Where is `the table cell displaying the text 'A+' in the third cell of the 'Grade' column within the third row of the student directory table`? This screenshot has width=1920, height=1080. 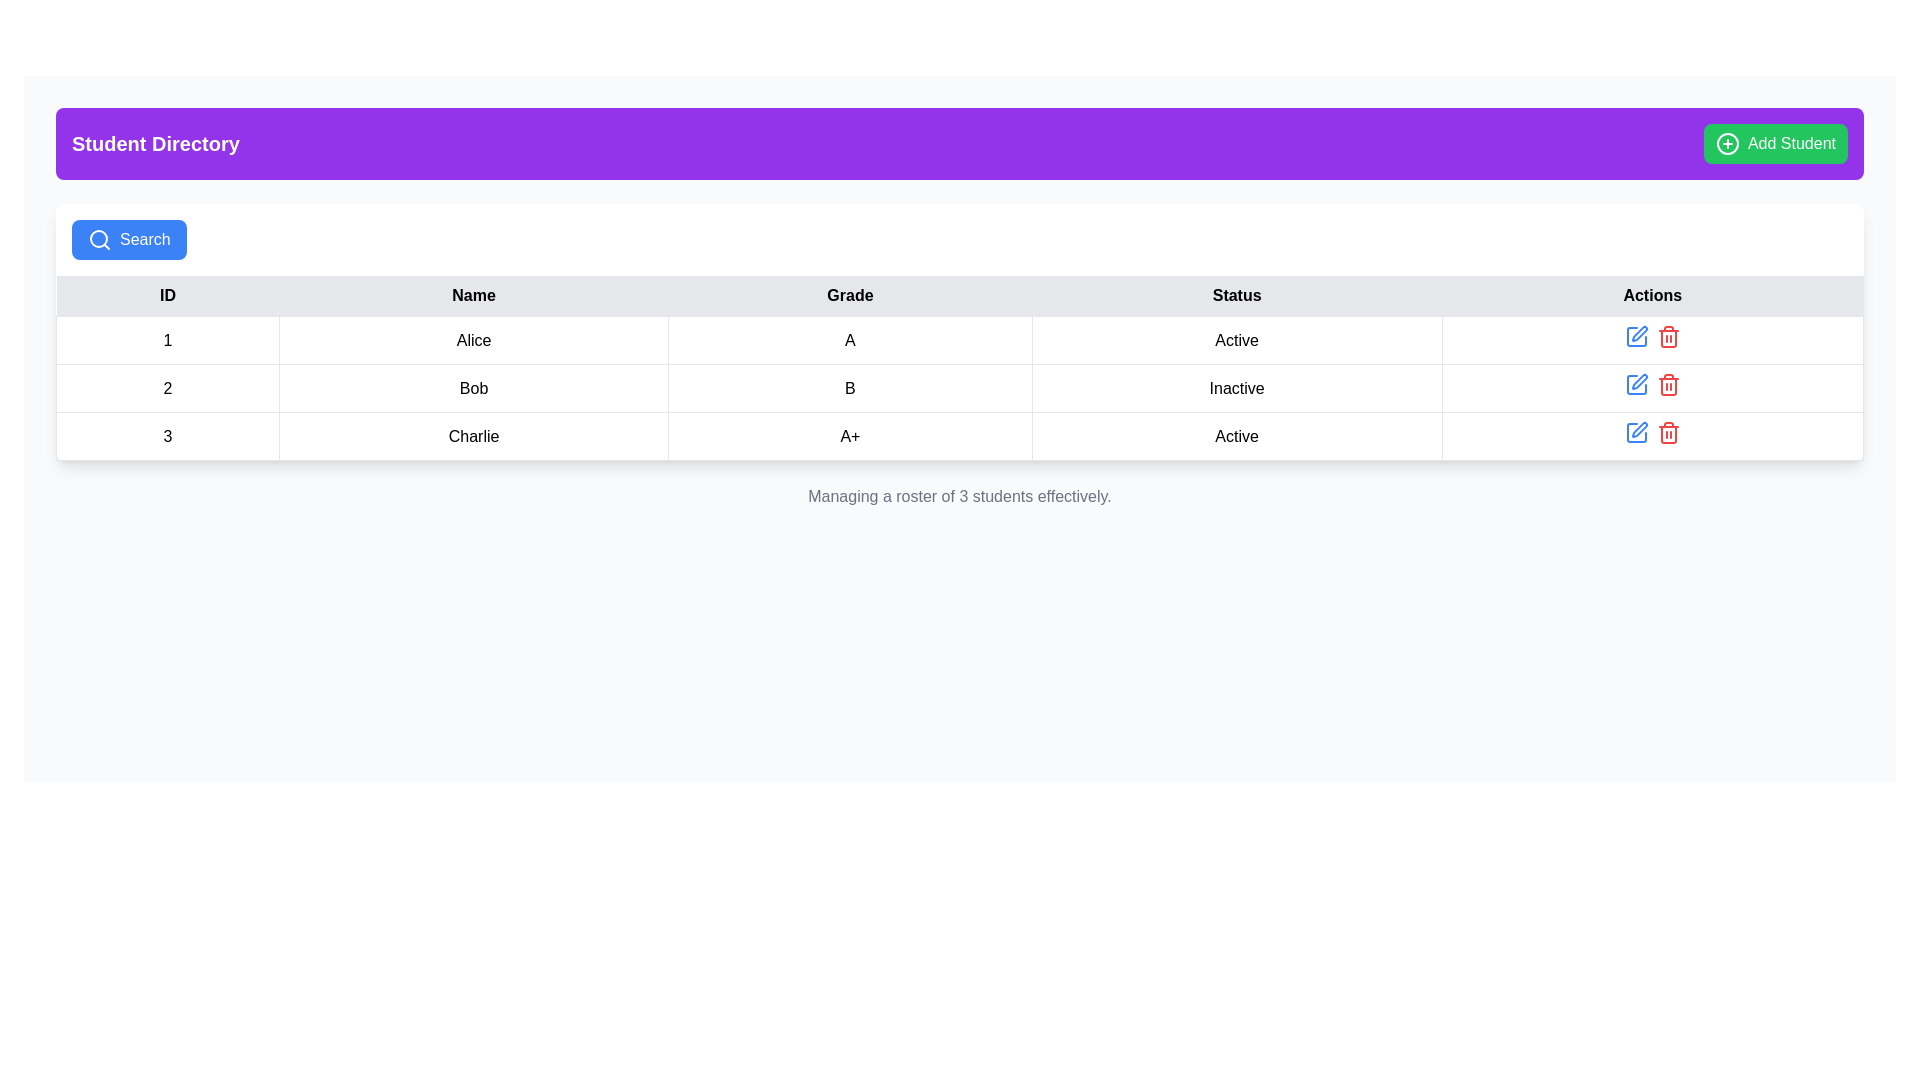
the table cell displaying the text 'A+' in the third cell of the 'Grade' column within the third row of the student directory table is located at coordinates (850, 435).